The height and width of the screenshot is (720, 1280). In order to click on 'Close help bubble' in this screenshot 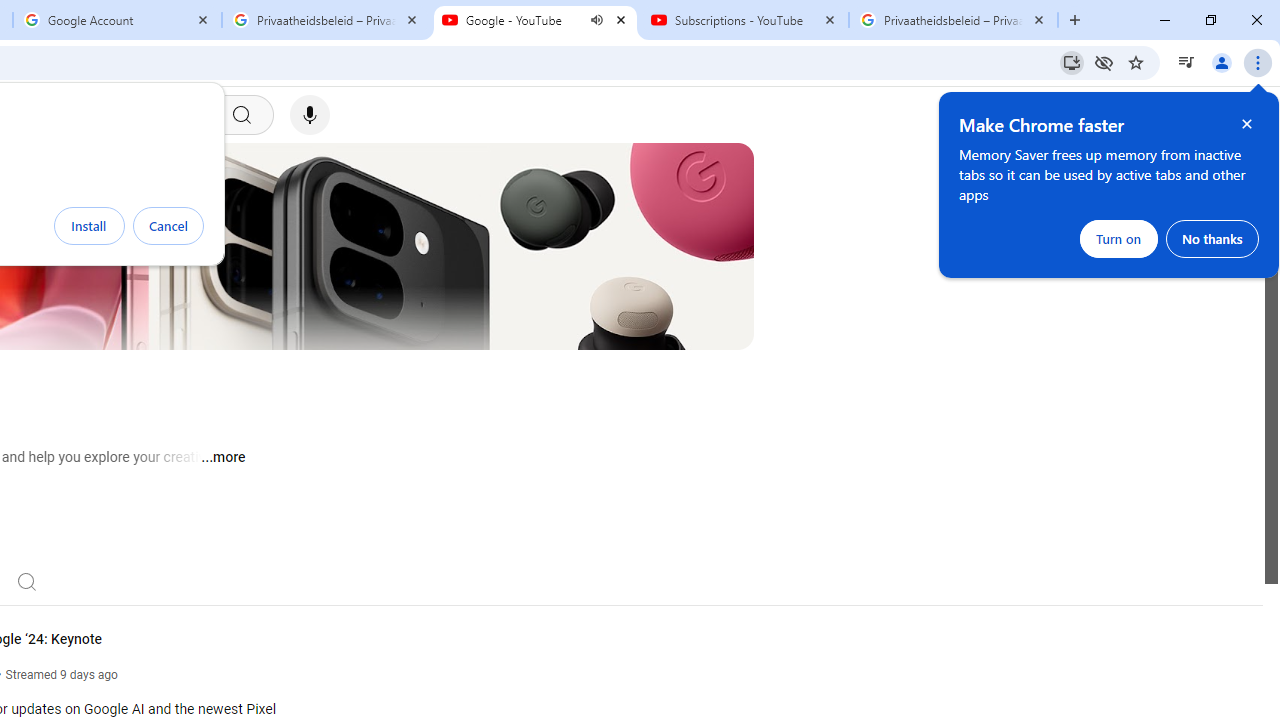, I will do `click(1246, 124)`.